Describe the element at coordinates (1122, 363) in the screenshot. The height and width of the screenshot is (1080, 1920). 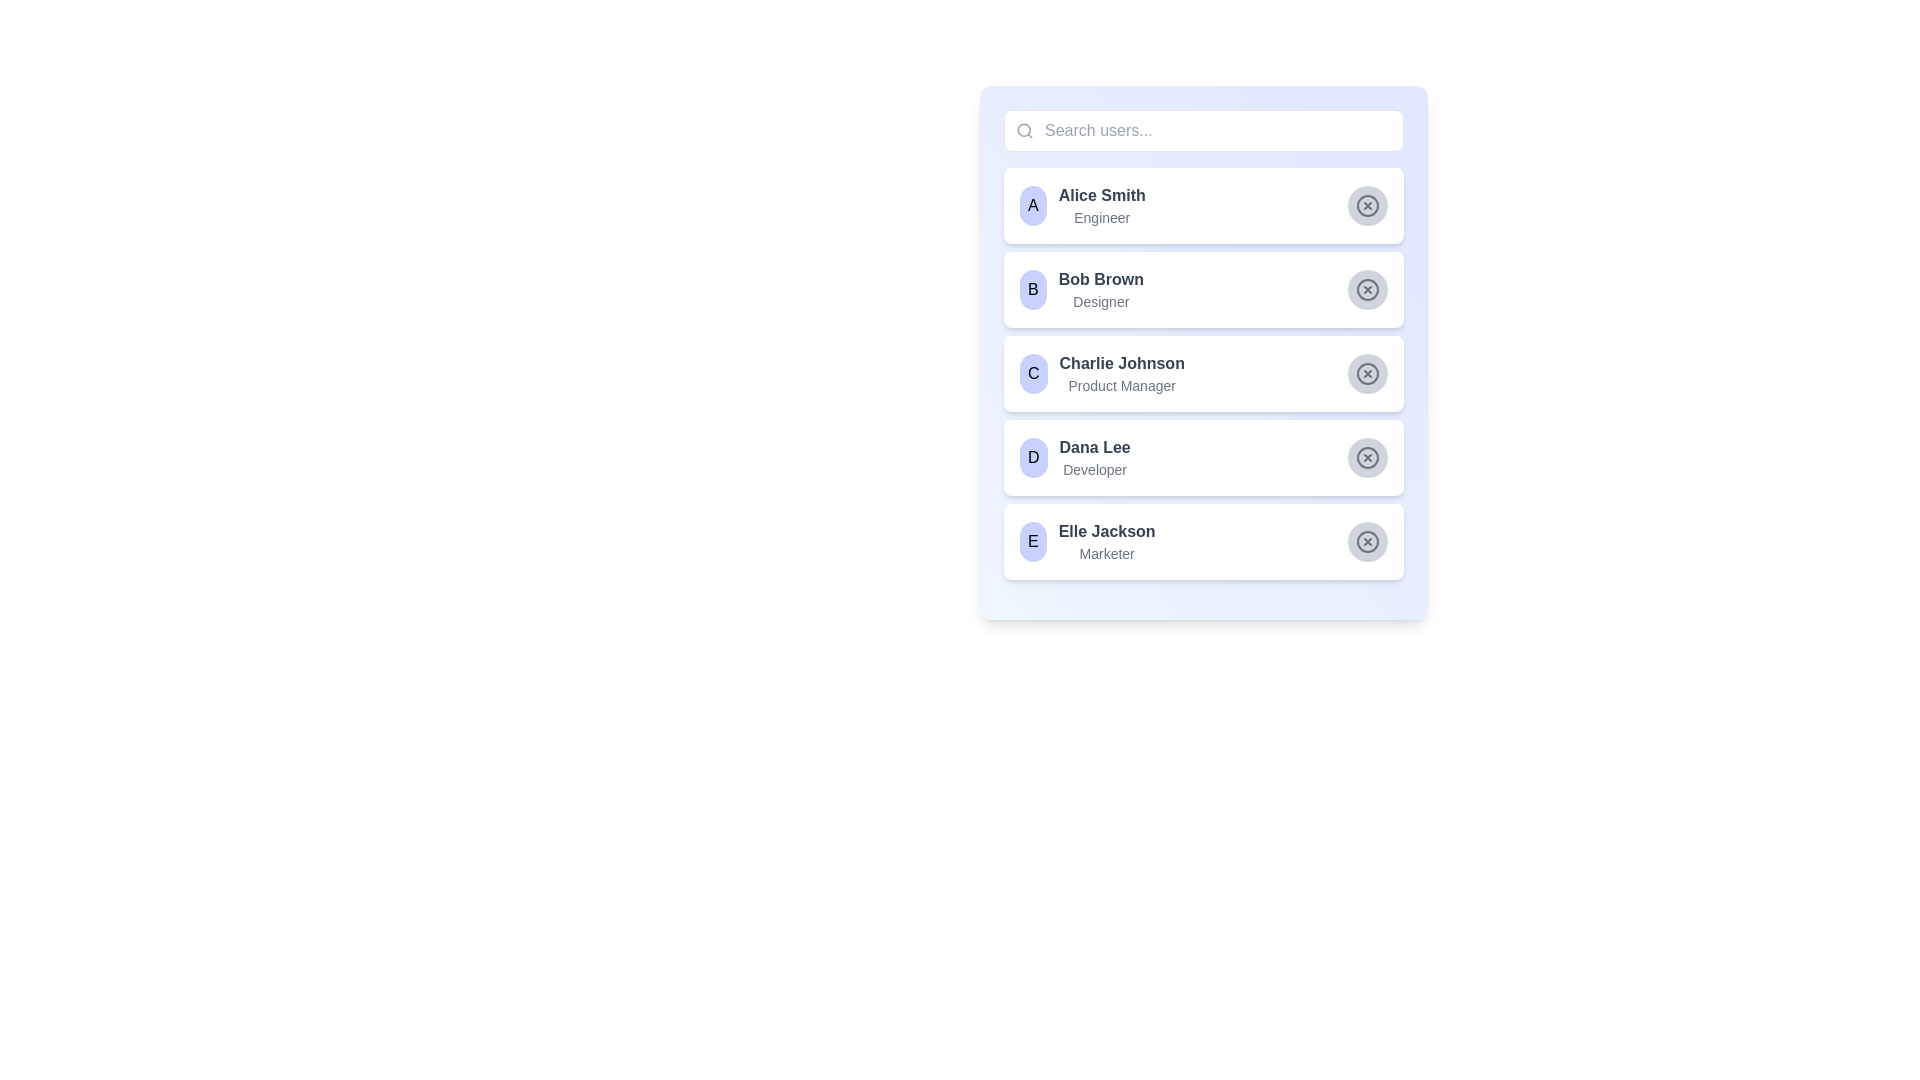
I see `the text label displaying the name of a user or contact in the user directory, located above the text 'Product Manager'` at that location.